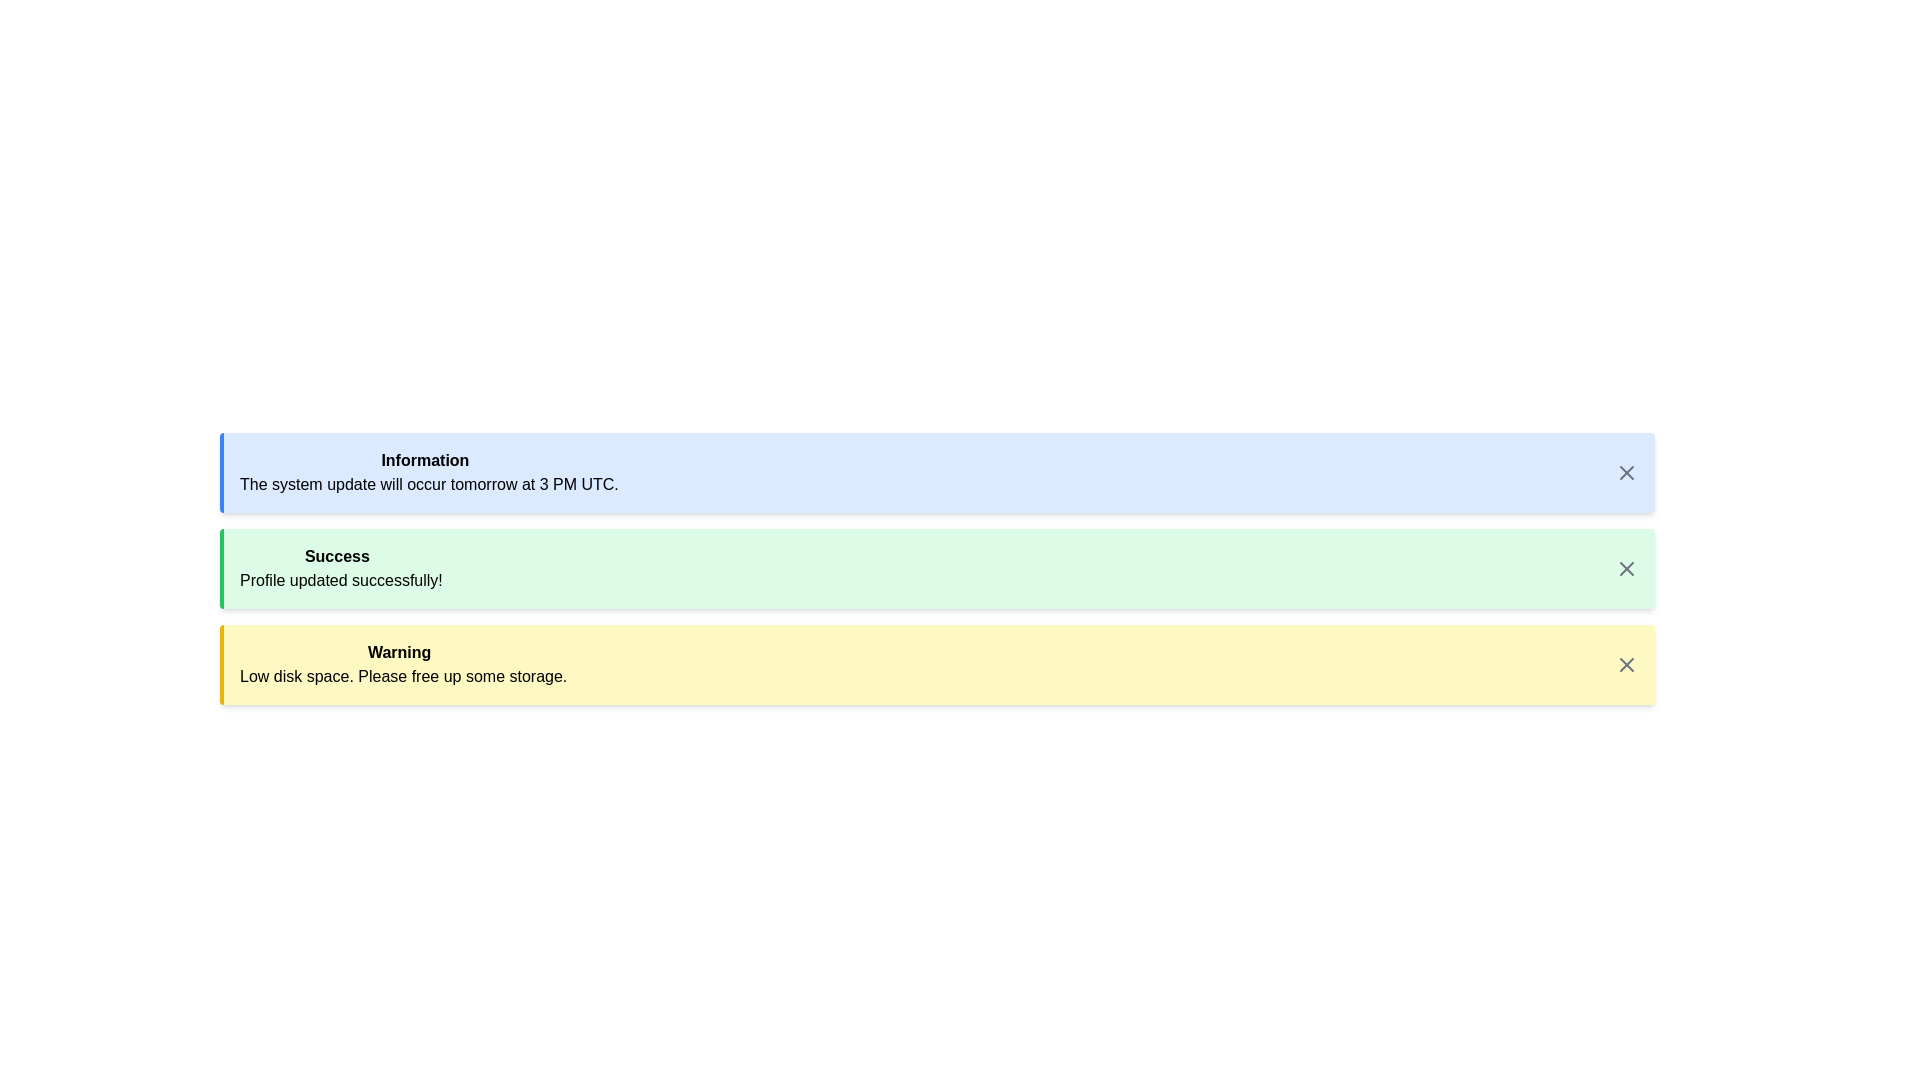 The height and width of the screenshot is (1080, 1920). I want to click on the Text Label that serves as a heading for the notification block, located above the message 'Low disk space. Please free up some storage.', so click(399, 652).